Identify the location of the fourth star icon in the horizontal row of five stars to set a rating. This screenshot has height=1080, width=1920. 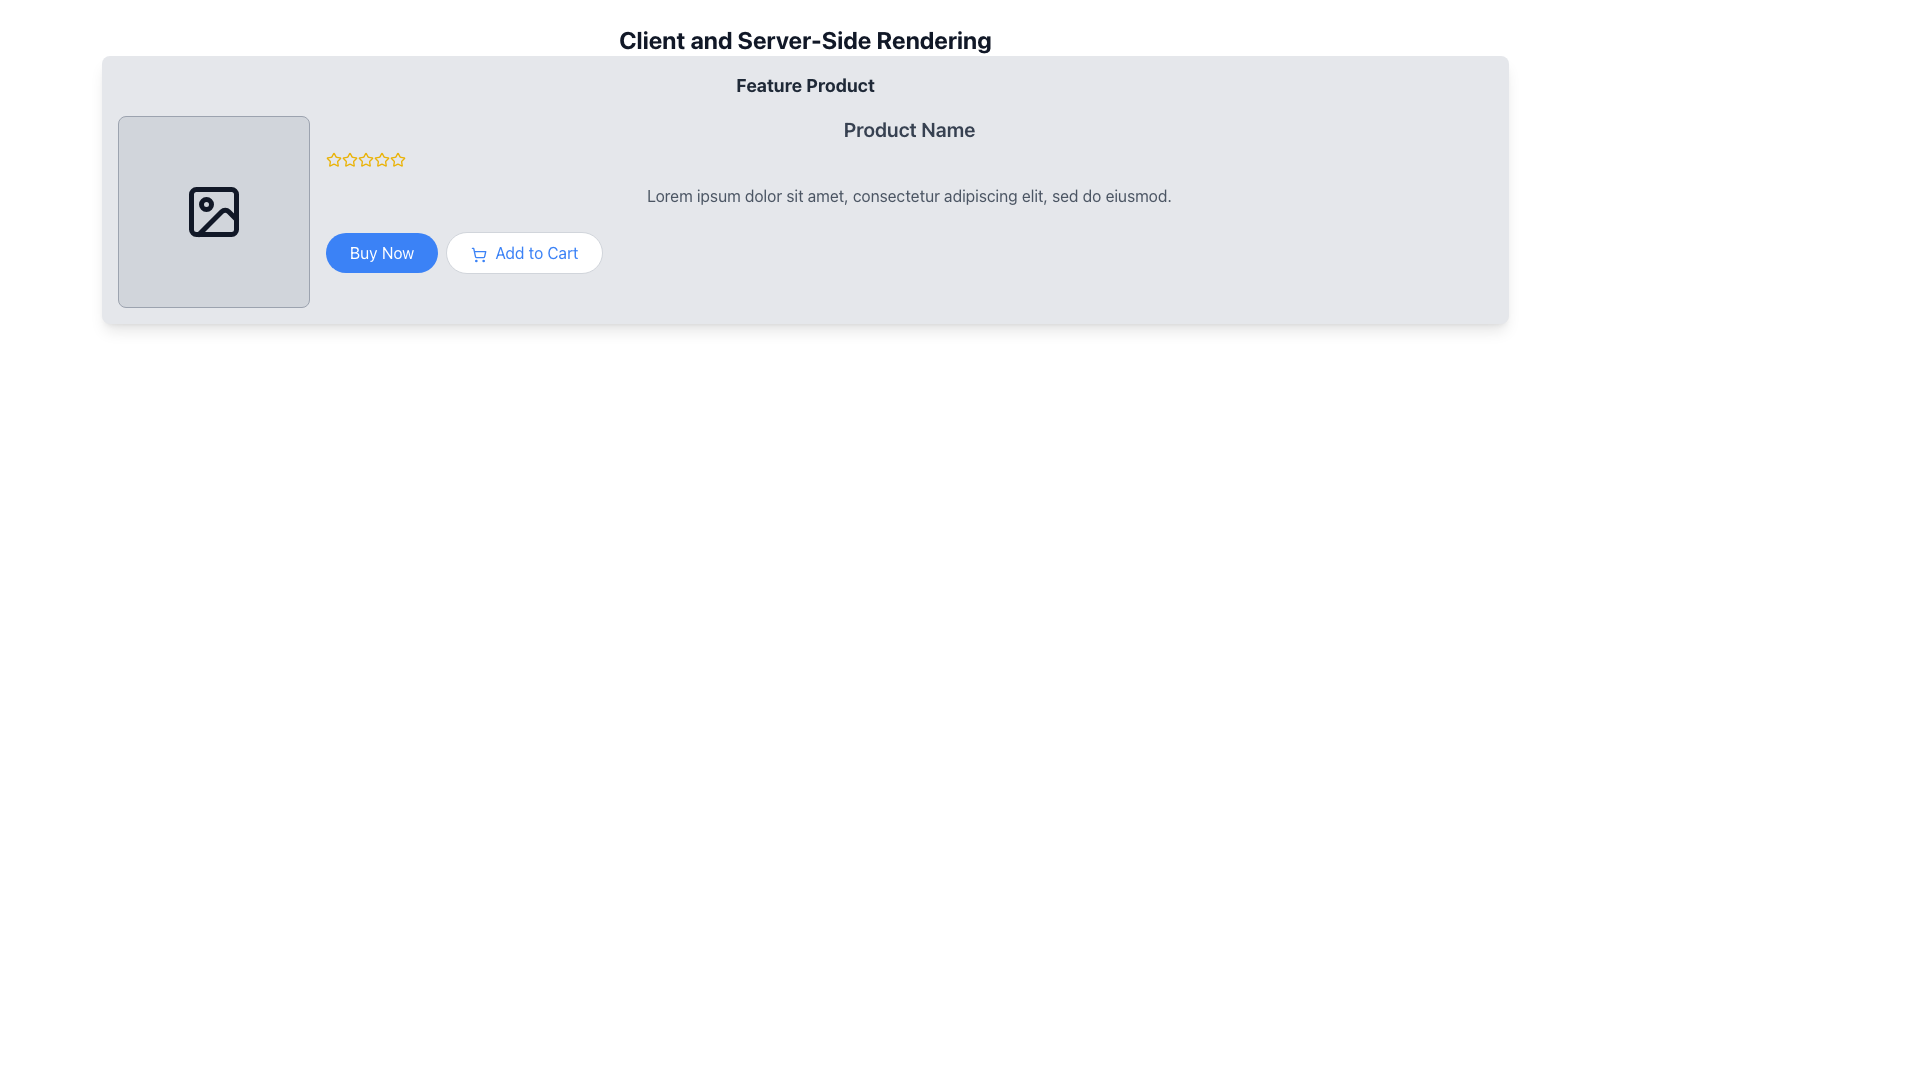
(398, 158).